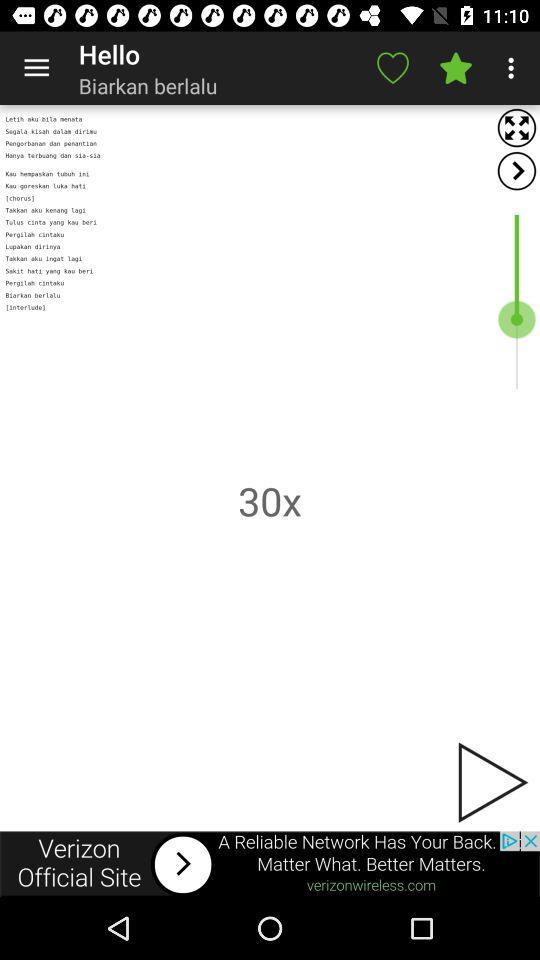 The width and height of the screenshot is (540, 960). I want to click on expand screen, so click(516, 127).